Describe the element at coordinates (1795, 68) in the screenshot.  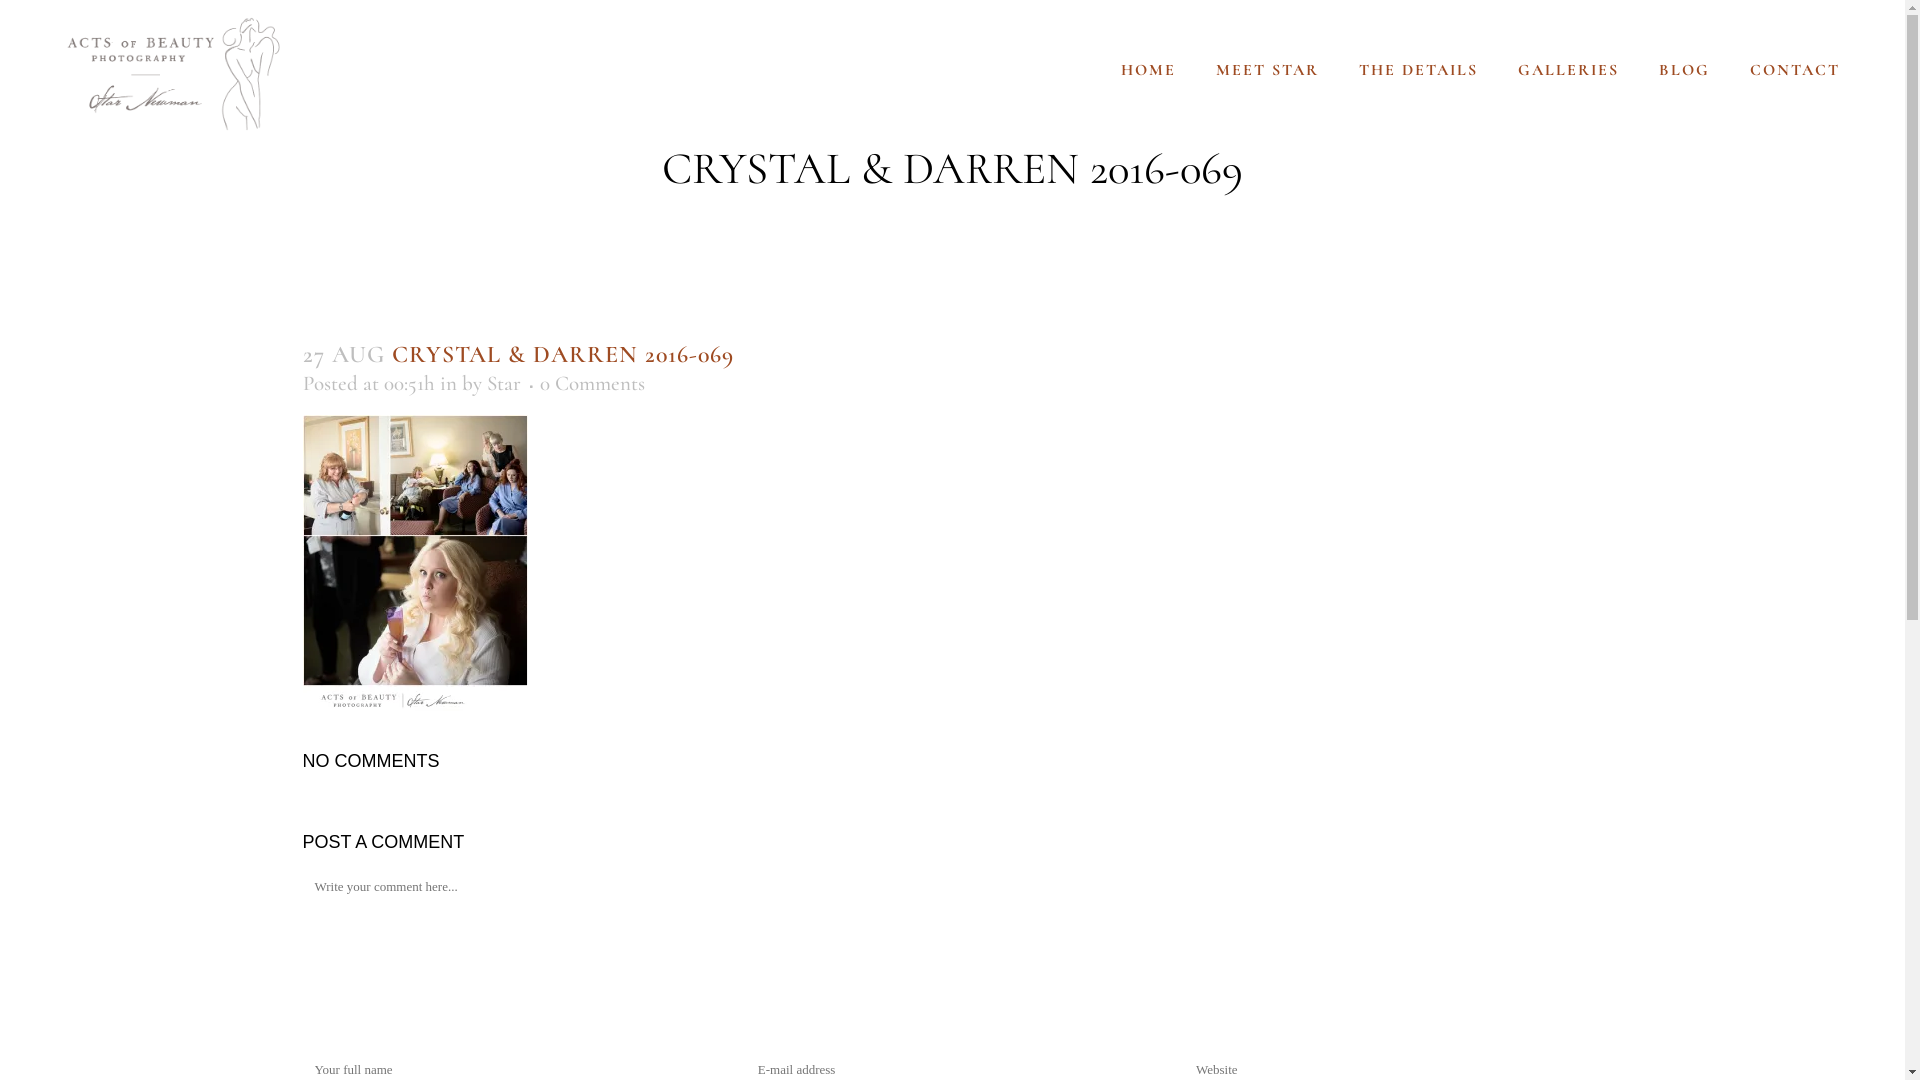
I see `'CONTACT'` at that location.